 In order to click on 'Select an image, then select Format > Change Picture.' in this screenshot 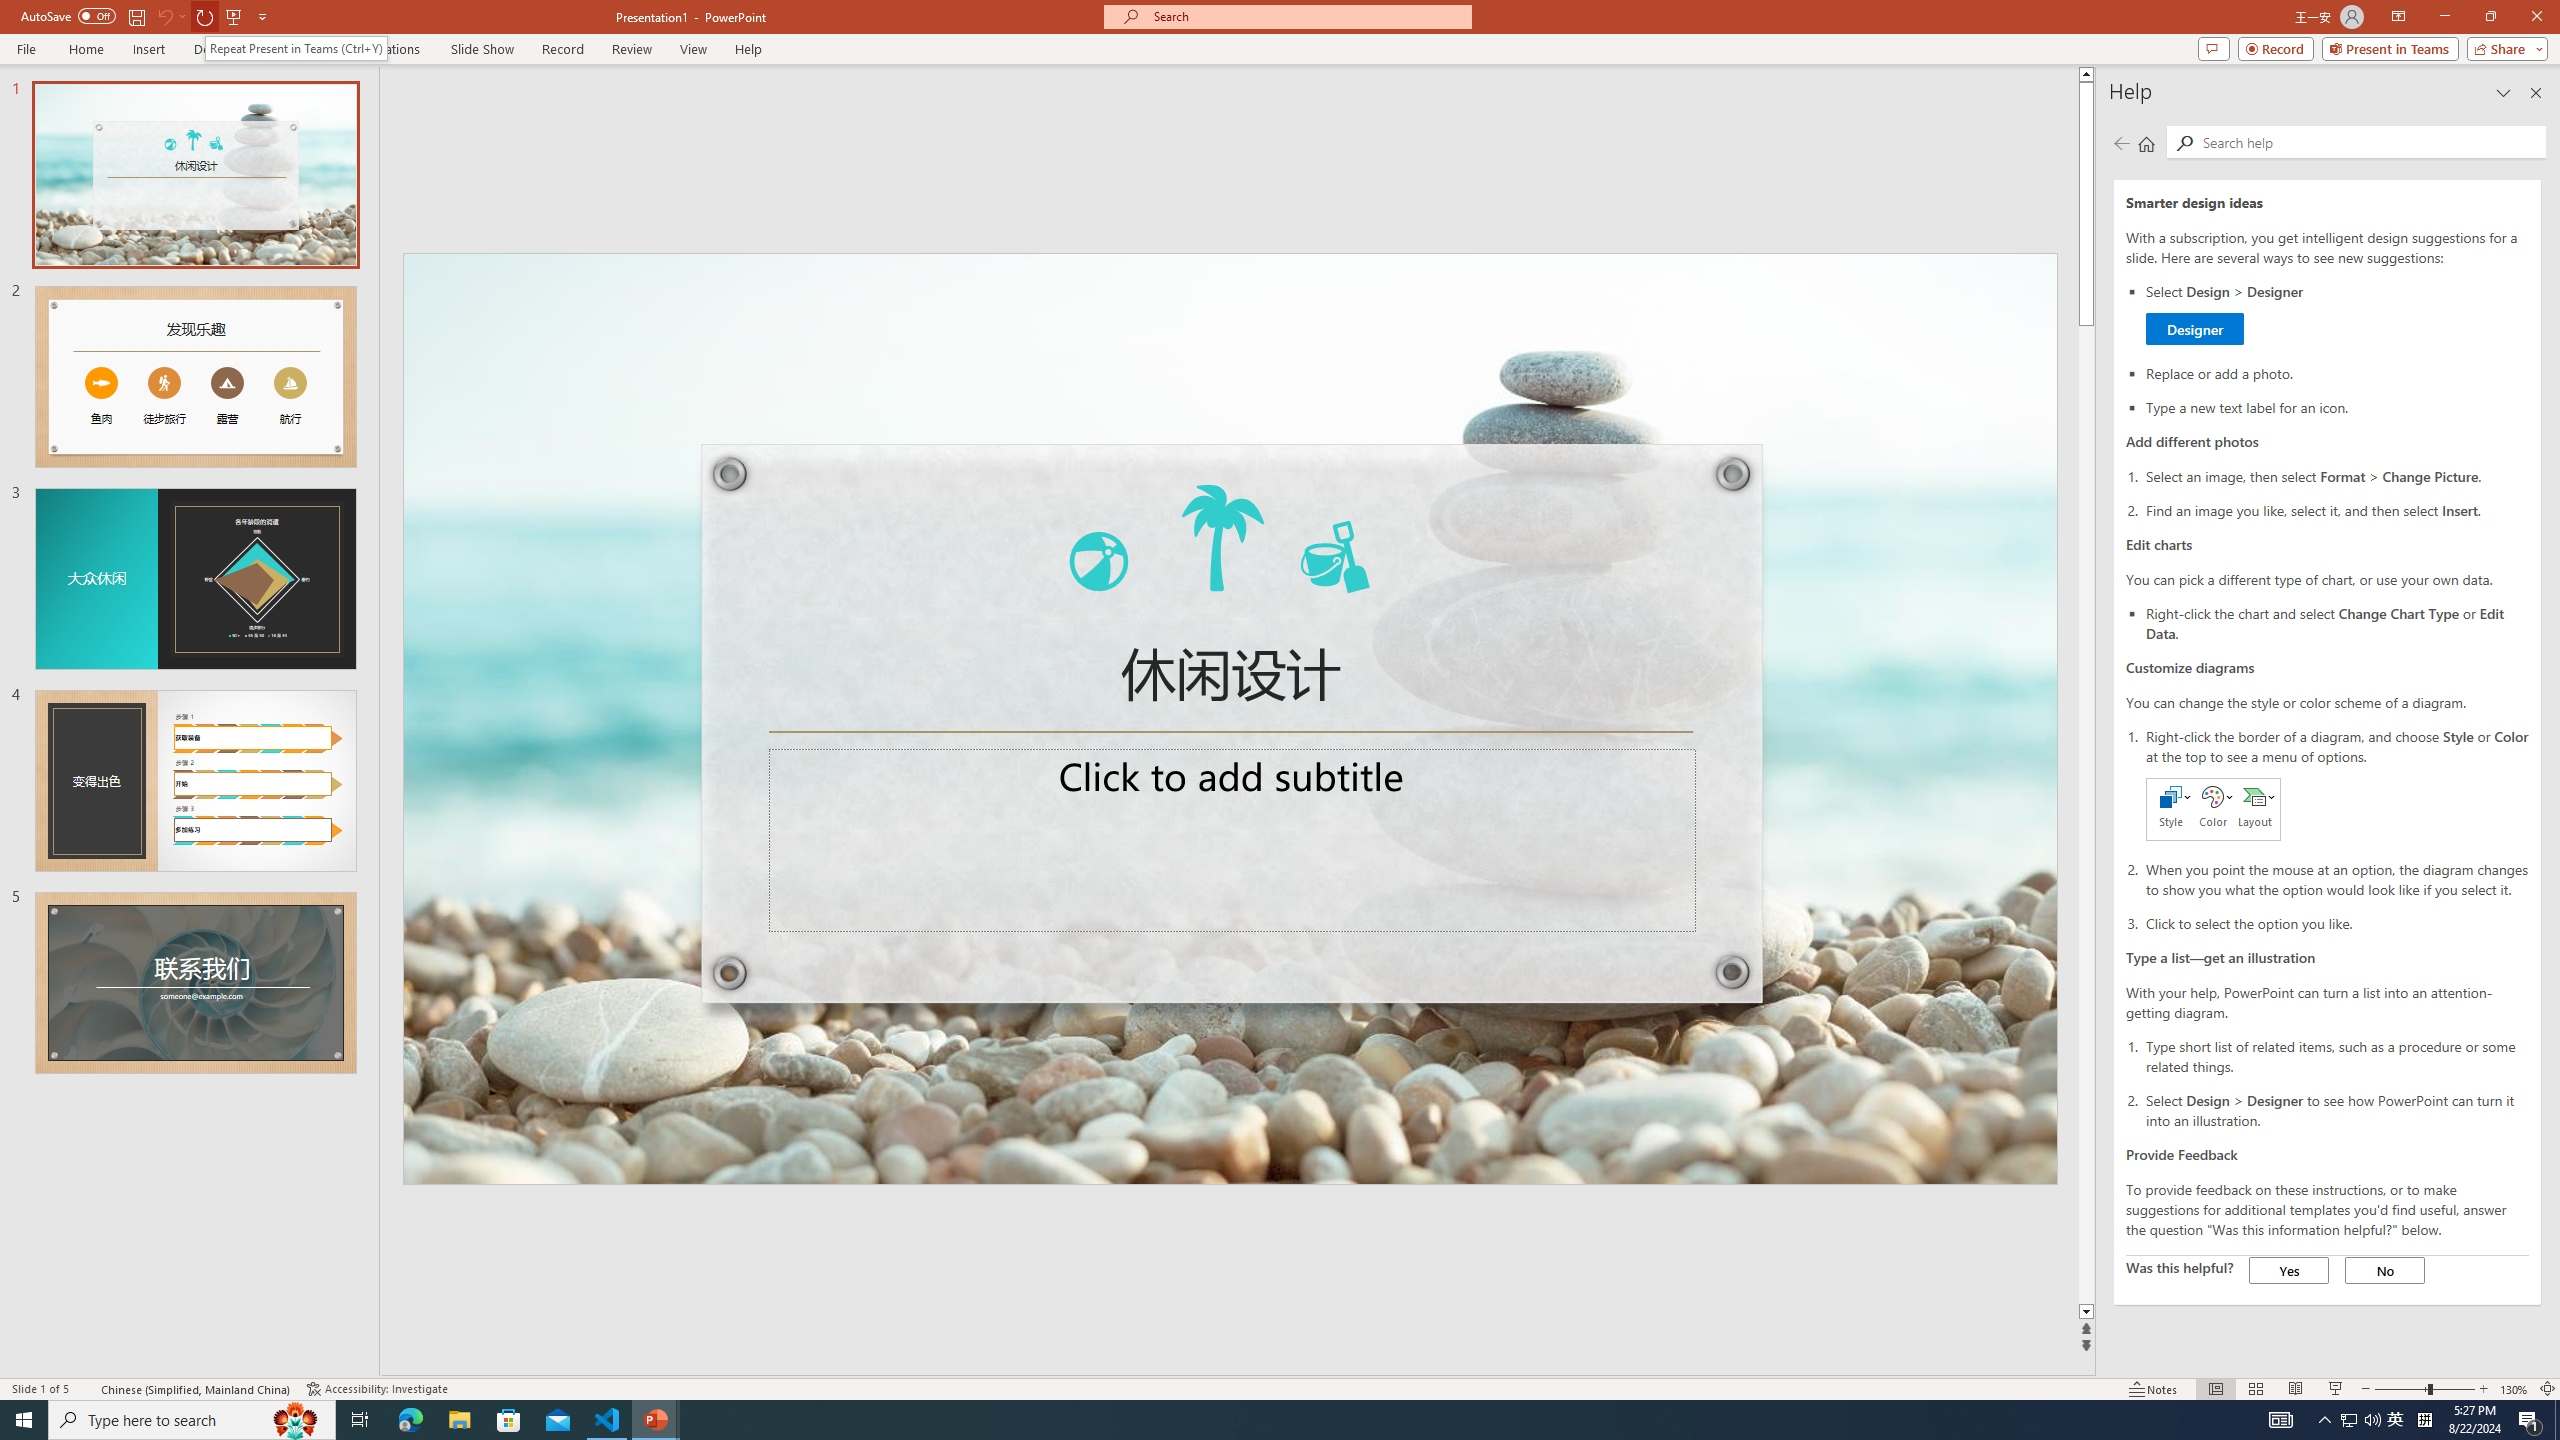, I will do `click(2336, 475)`.